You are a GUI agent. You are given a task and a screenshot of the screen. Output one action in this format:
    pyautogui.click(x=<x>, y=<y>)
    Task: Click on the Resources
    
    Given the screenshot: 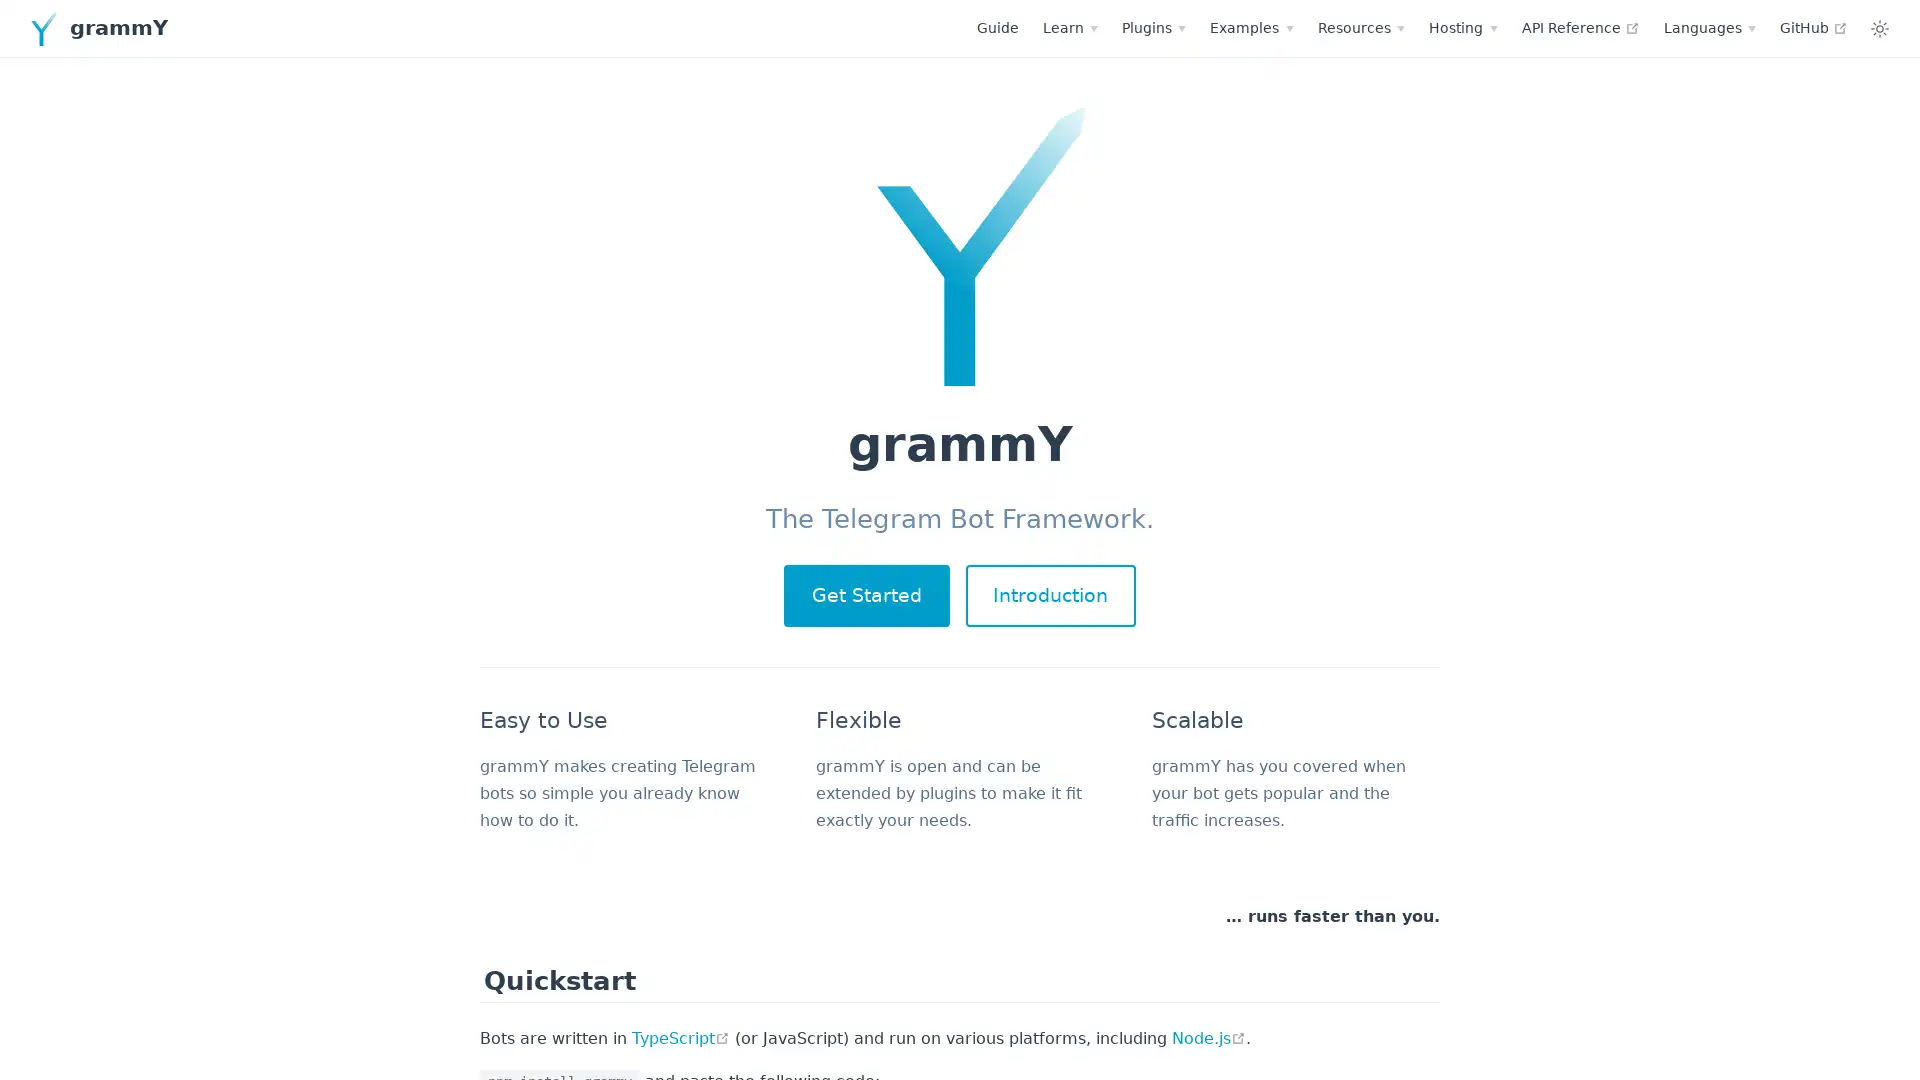 What is the action you would take?
    pyautogui.click(x=1184, y=27)
    